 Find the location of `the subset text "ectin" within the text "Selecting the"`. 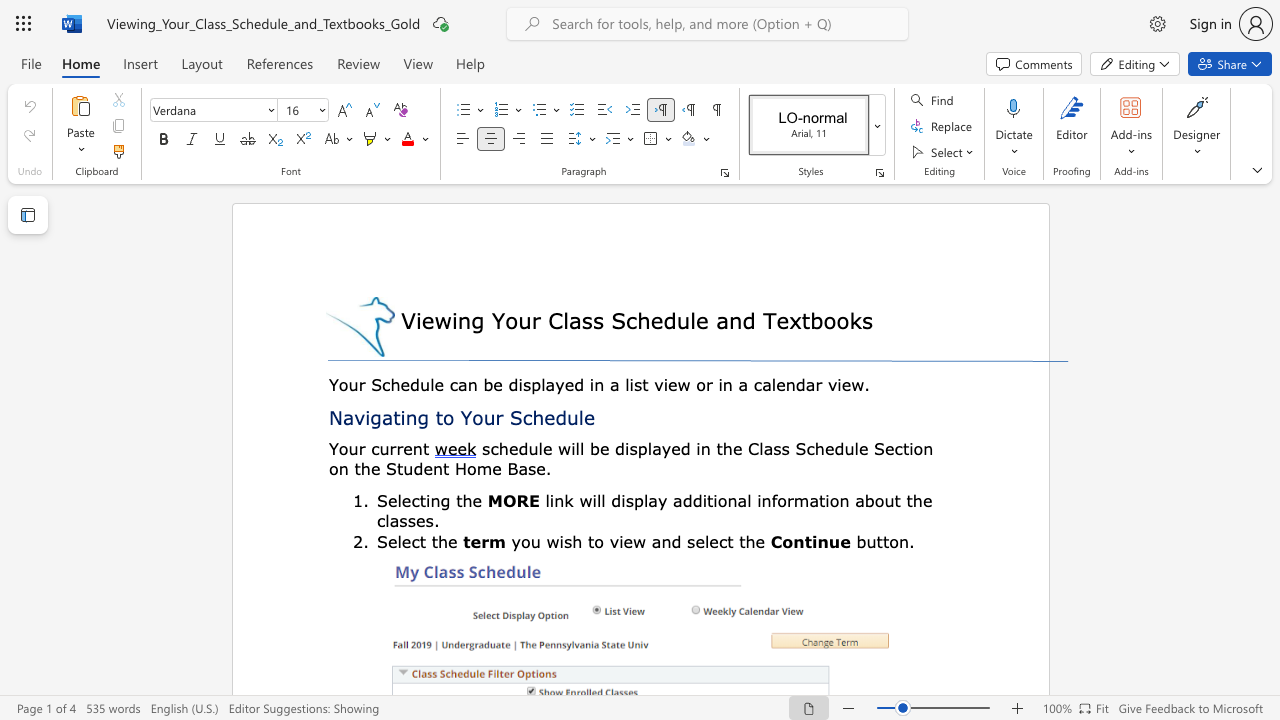

the subset text "ectin" within the text "Selecting the" is located at coordinates (400, 499).